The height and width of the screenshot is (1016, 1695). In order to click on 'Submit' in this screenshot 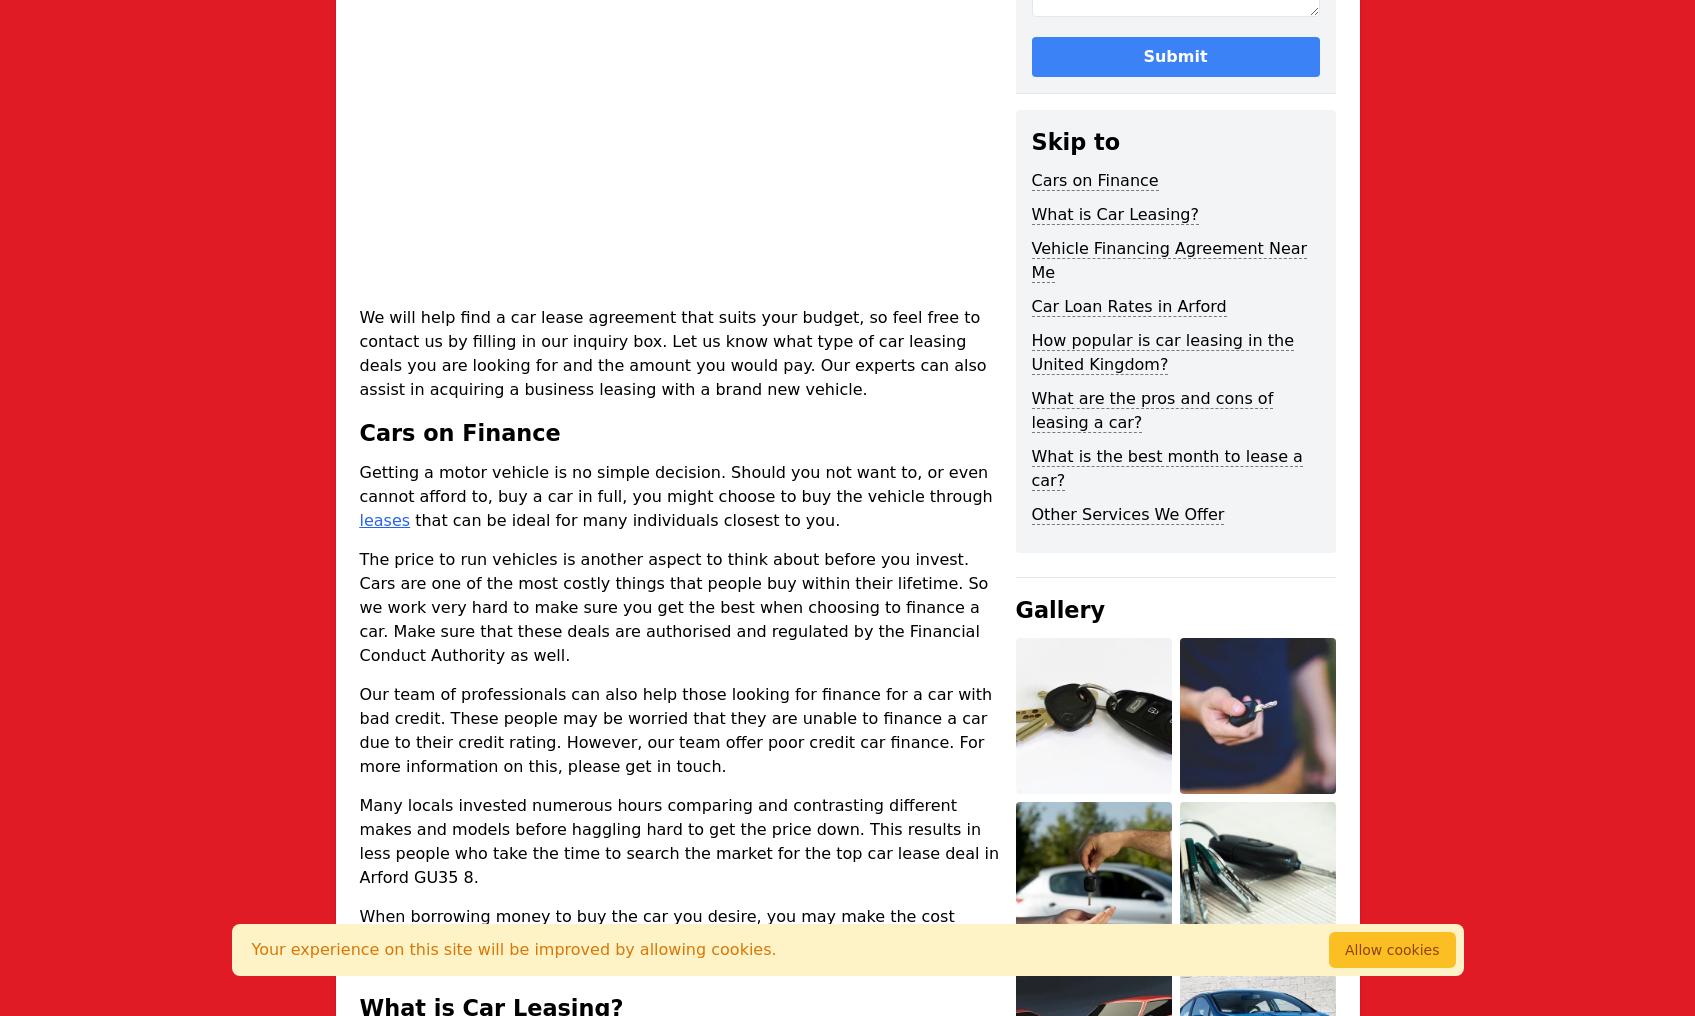, I will do `click(1141, 54)`.